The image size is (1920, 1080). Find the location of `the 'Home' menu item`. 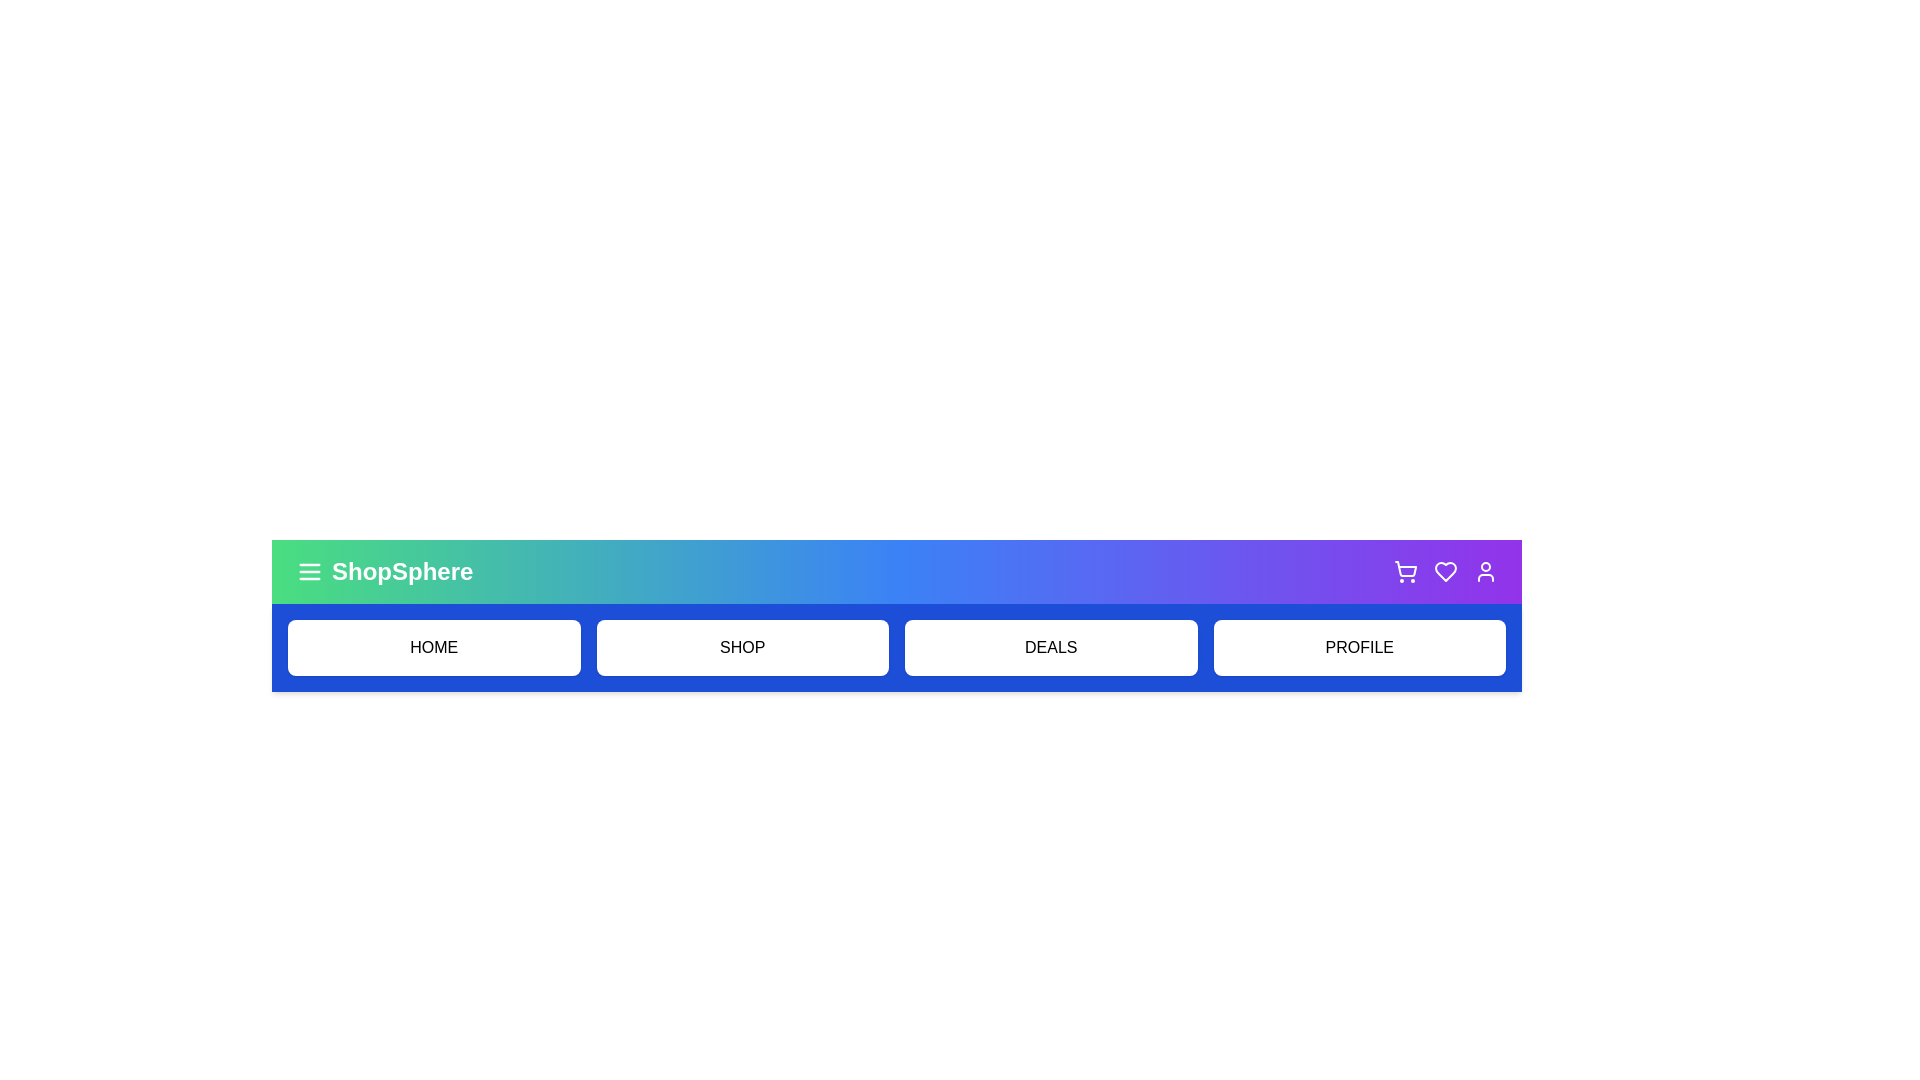

the 'Home' menu item is located at coordinates (432, 648).